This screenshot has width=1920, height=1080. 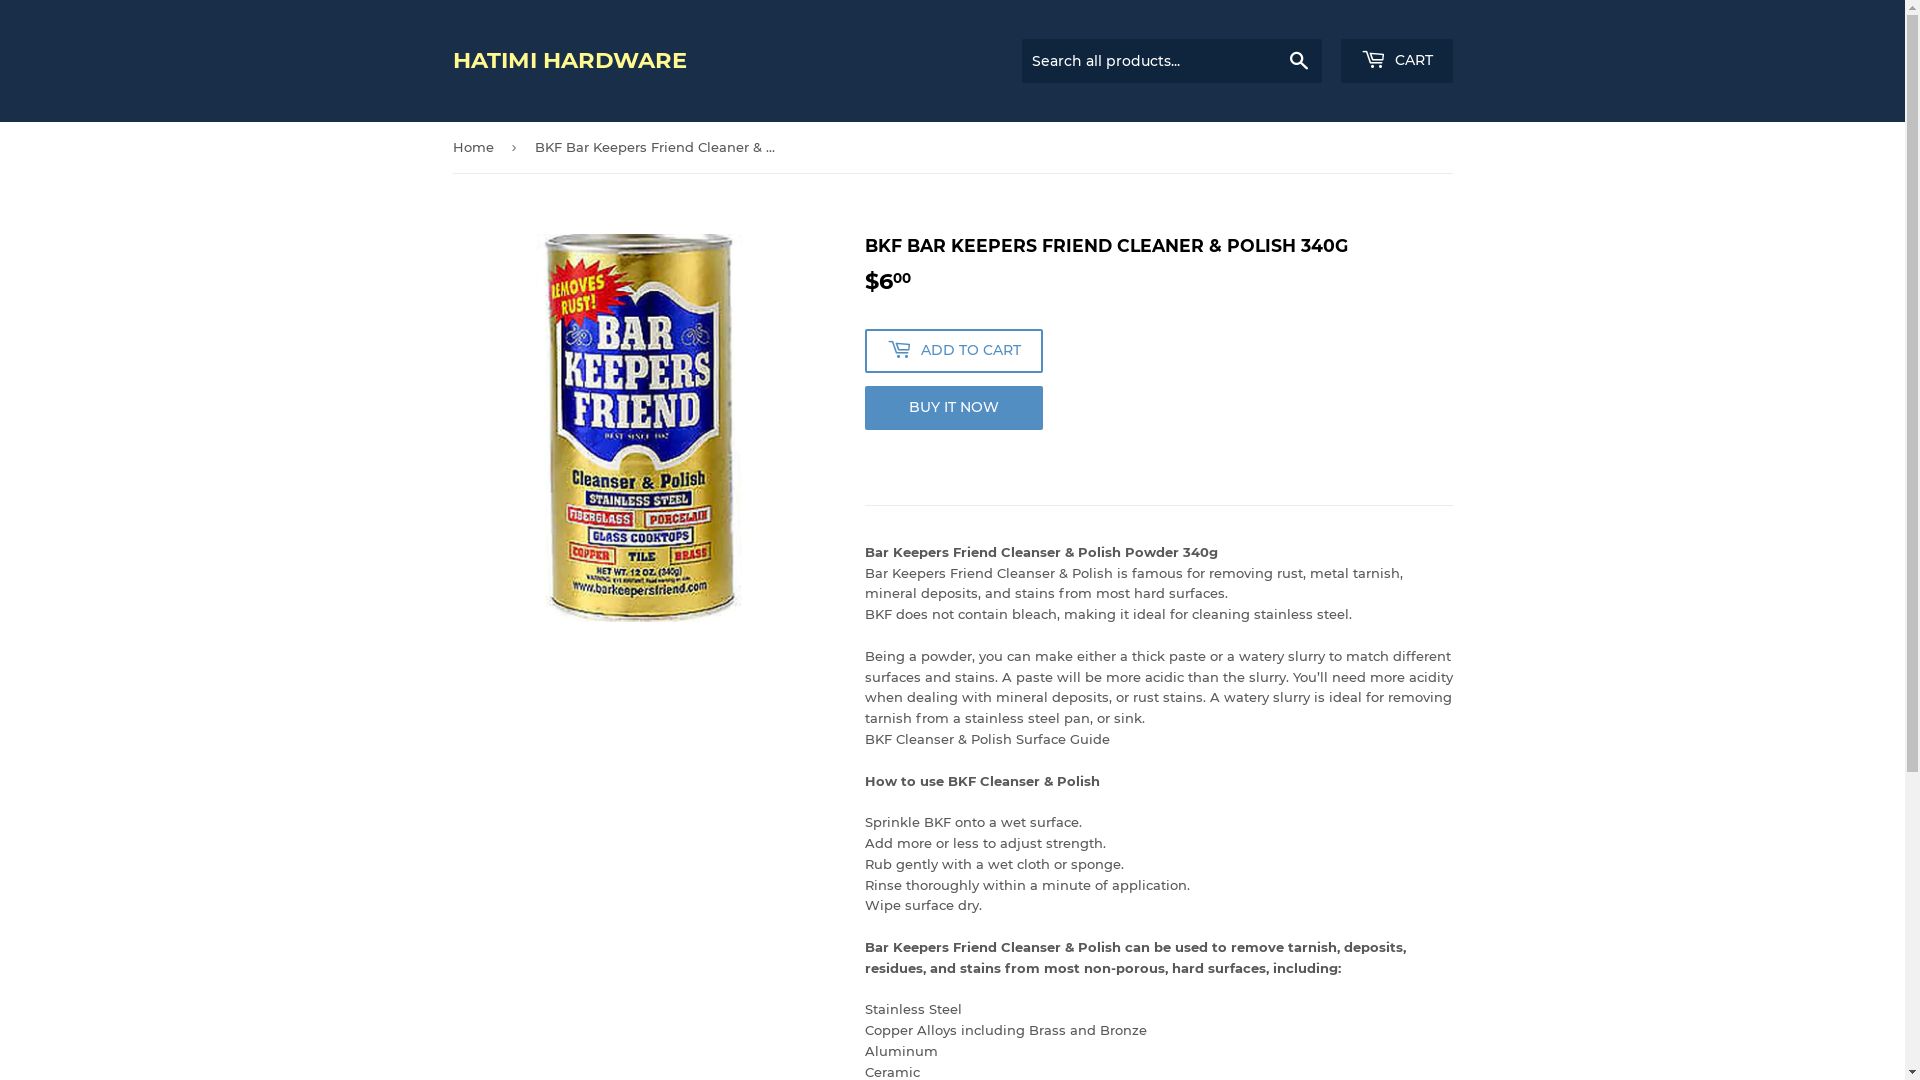 What do you see at coordinates (1298, 60) in the screenshot?
I see `'Search'` at bounding box center [1298, 60].